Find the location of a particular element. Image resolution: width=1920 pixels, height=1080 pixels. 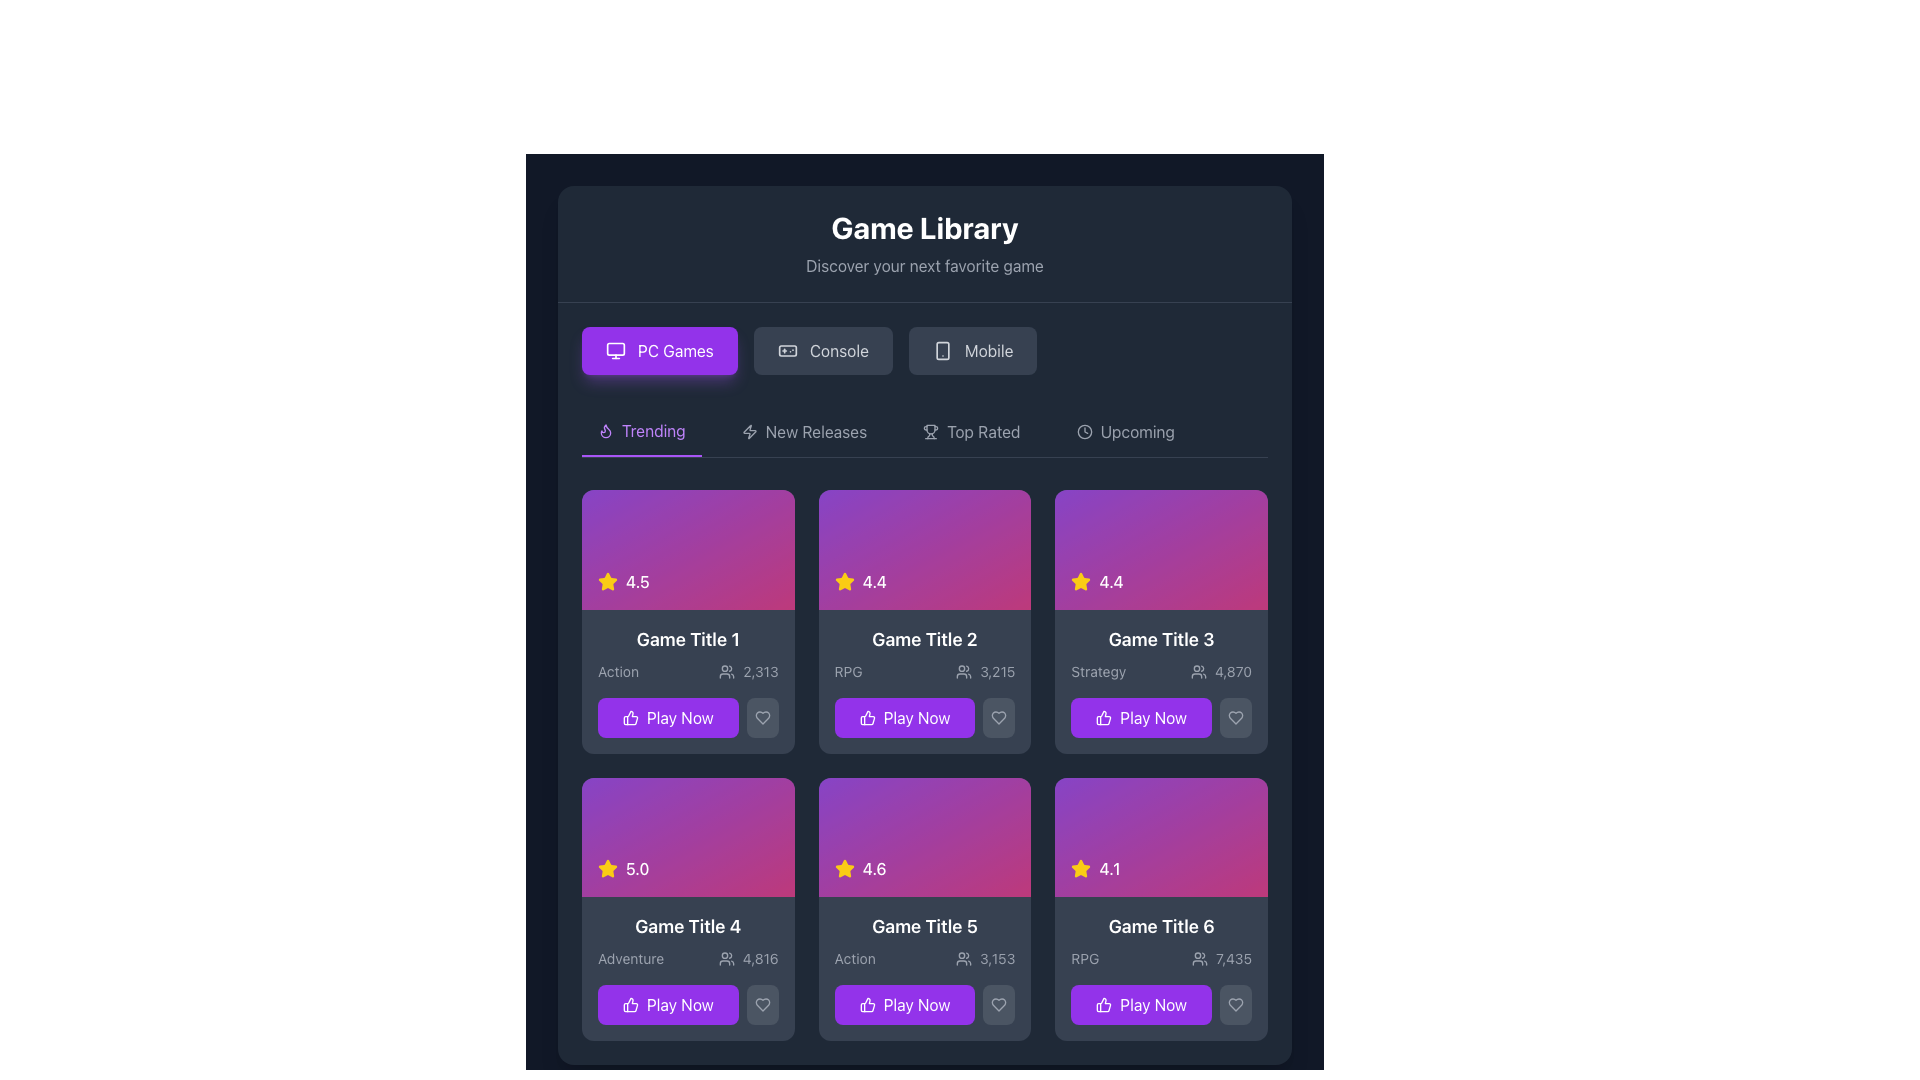

the heart icon button with a gray background located in the bottom-right corner of the 'Game Title 1' card is located at coordinates (761, 716).